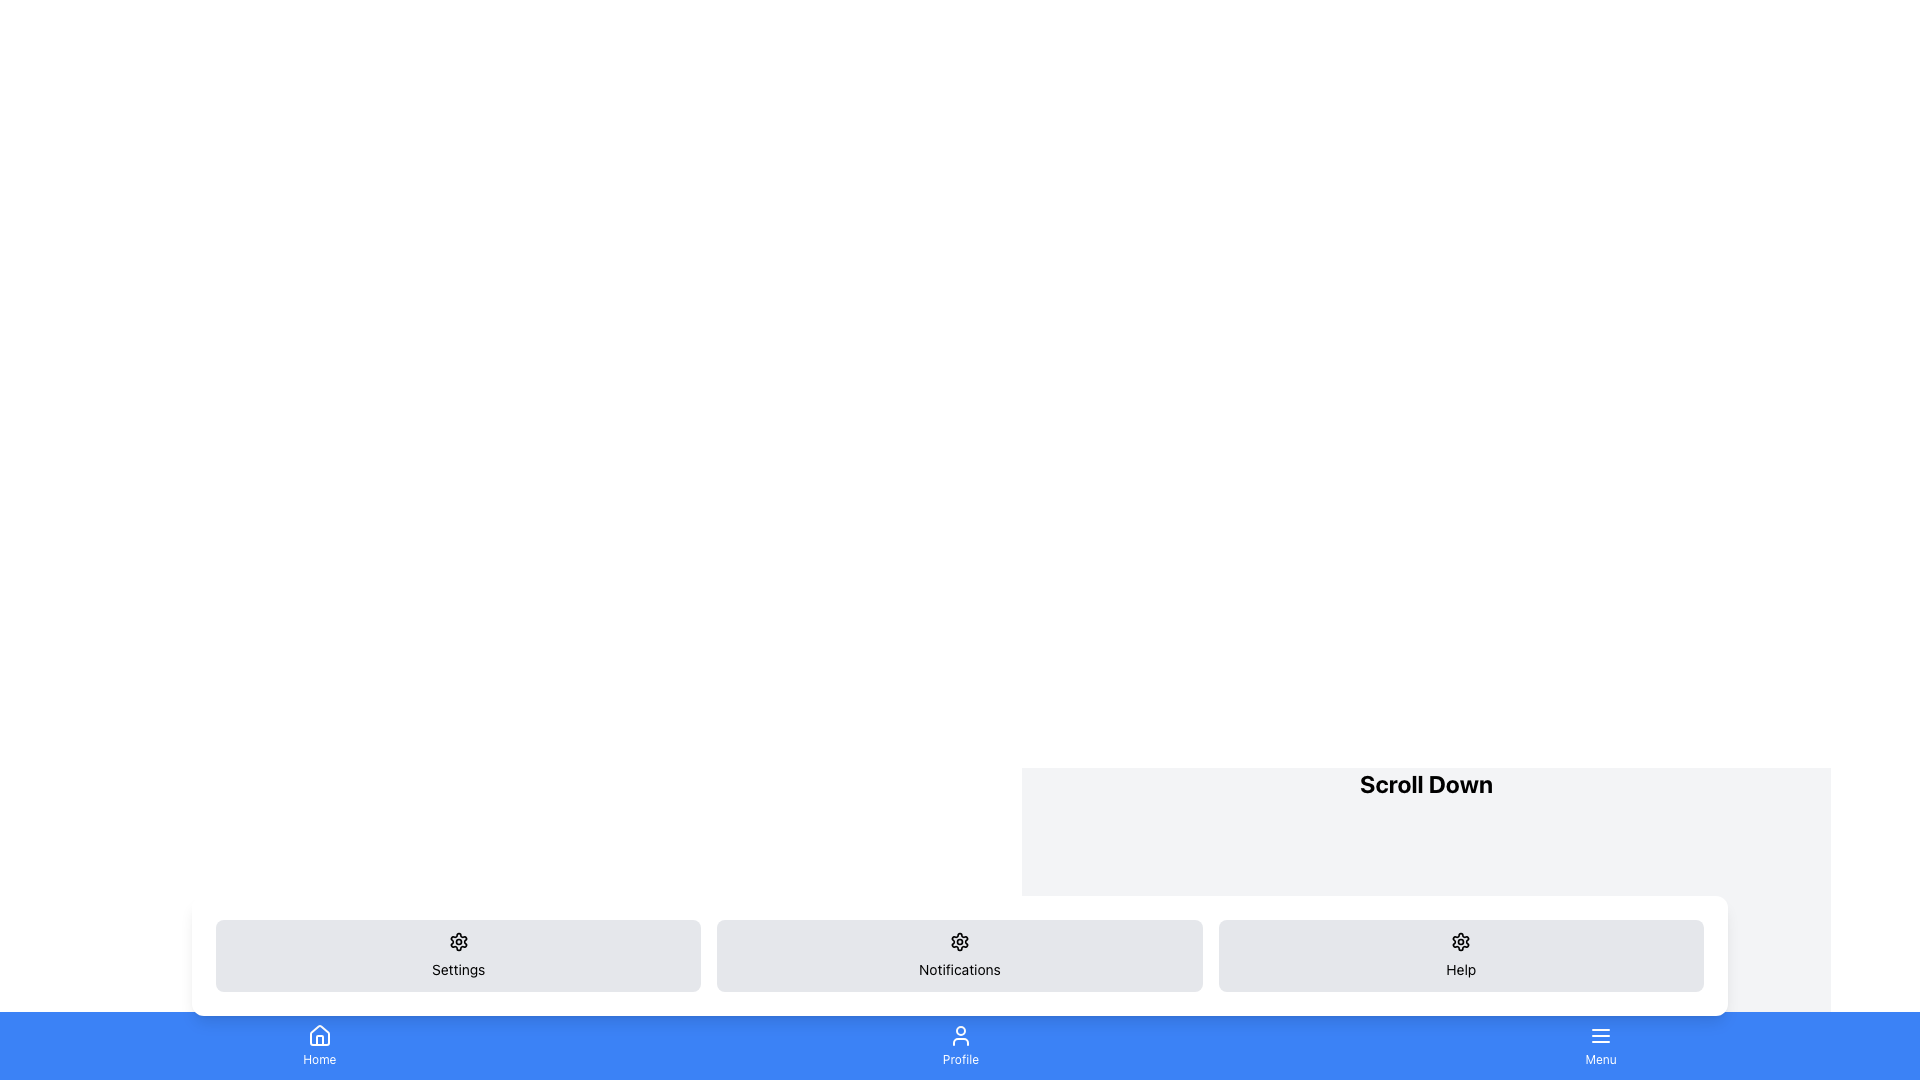  Describe the element at coordinates (318, 1059) in the screenshot. I see `the 'Home' static text label located in the bottom navigation bar under the house-shaped icon` at that location.